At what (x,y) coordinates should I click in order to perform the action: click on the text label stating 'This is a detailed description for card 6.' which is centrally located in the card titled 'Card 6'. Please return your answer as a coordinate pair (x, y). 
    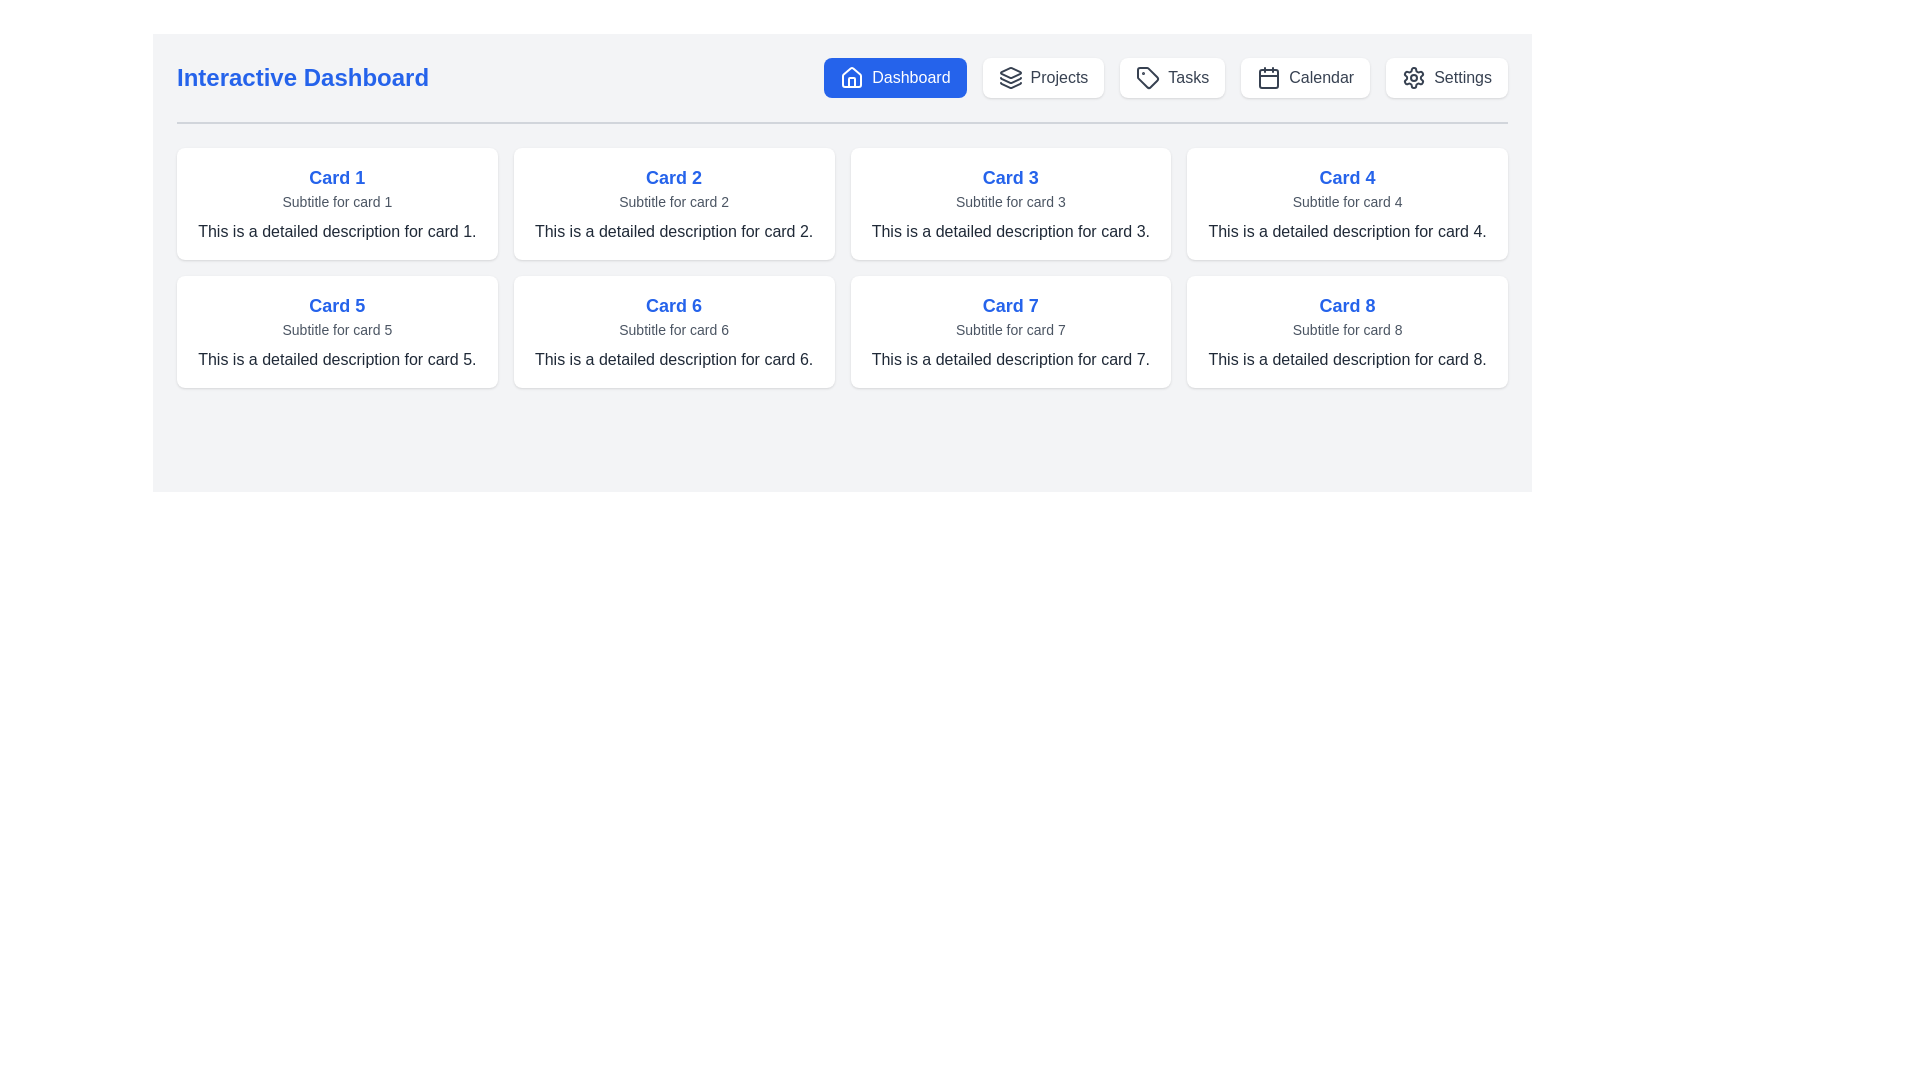
    Looking at the image, I should click on (674, 358).